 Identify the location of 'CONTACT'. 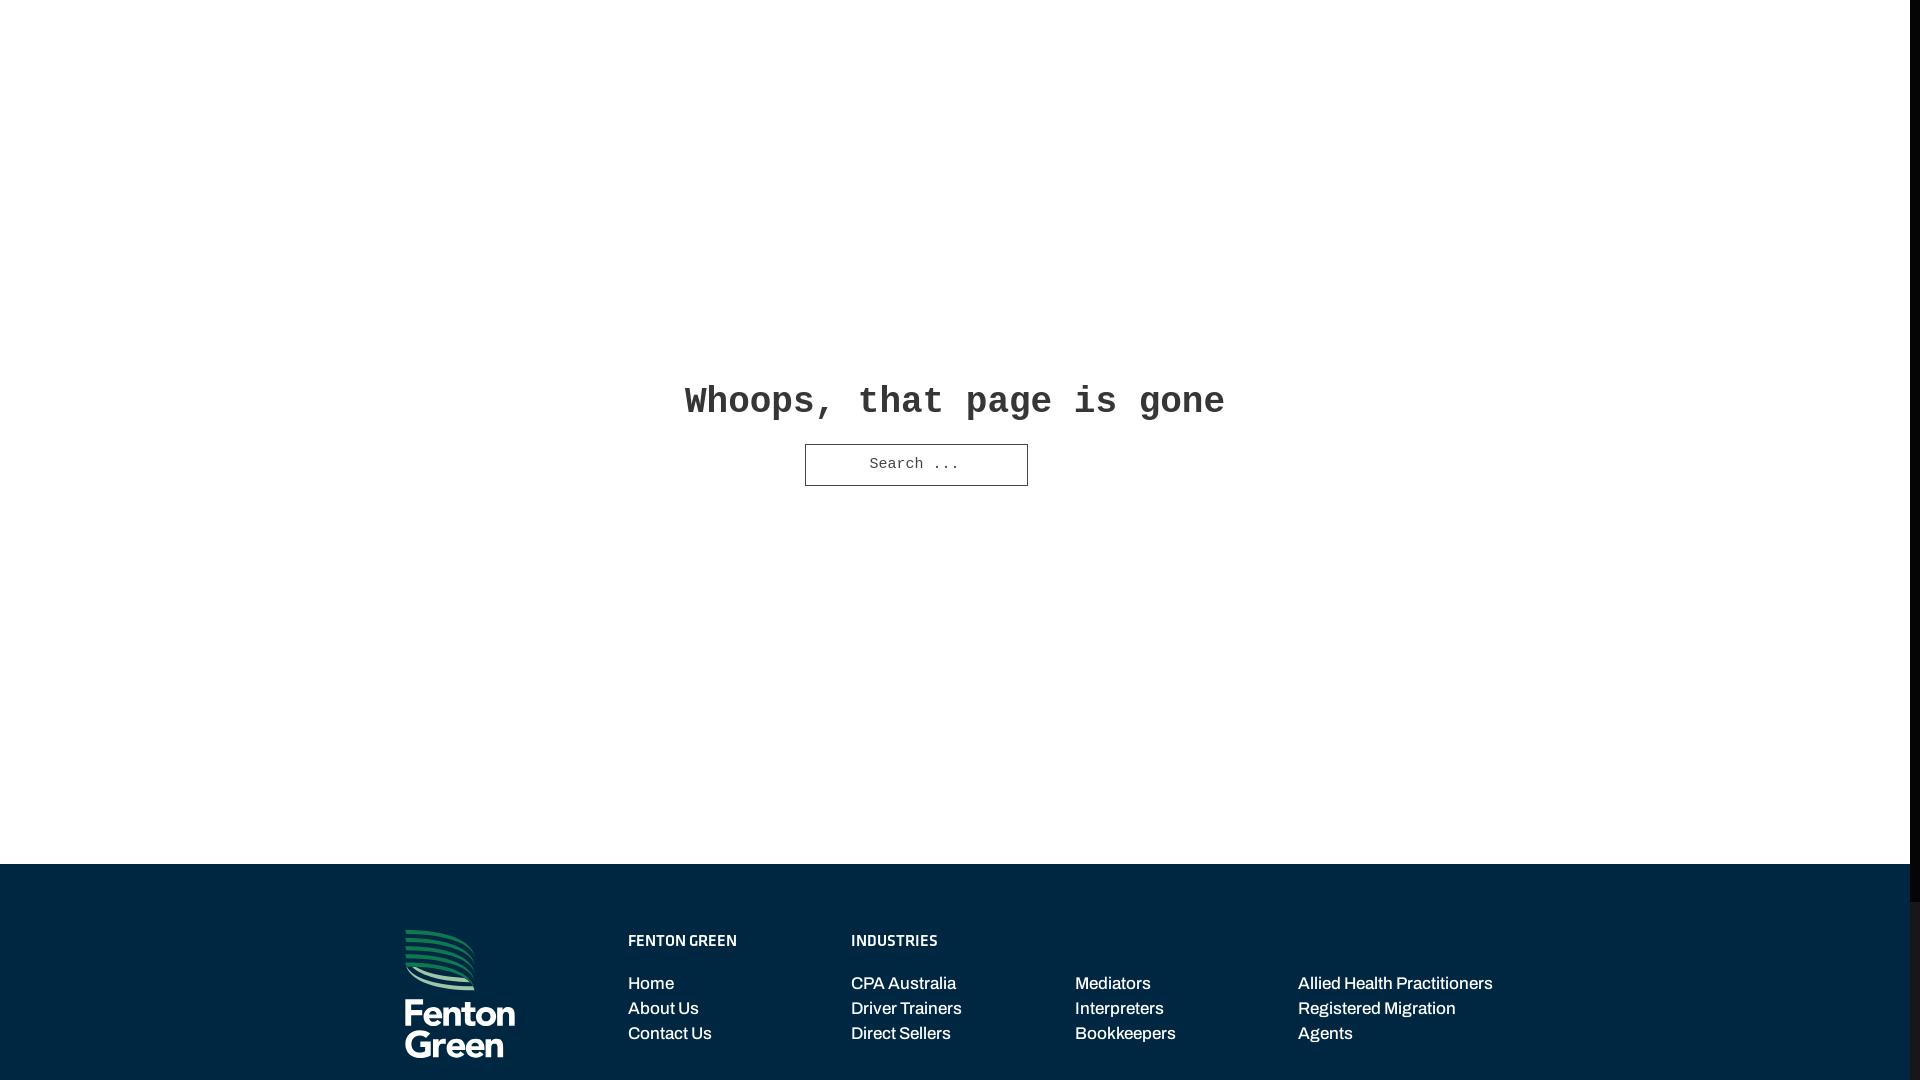
(1454, 39).